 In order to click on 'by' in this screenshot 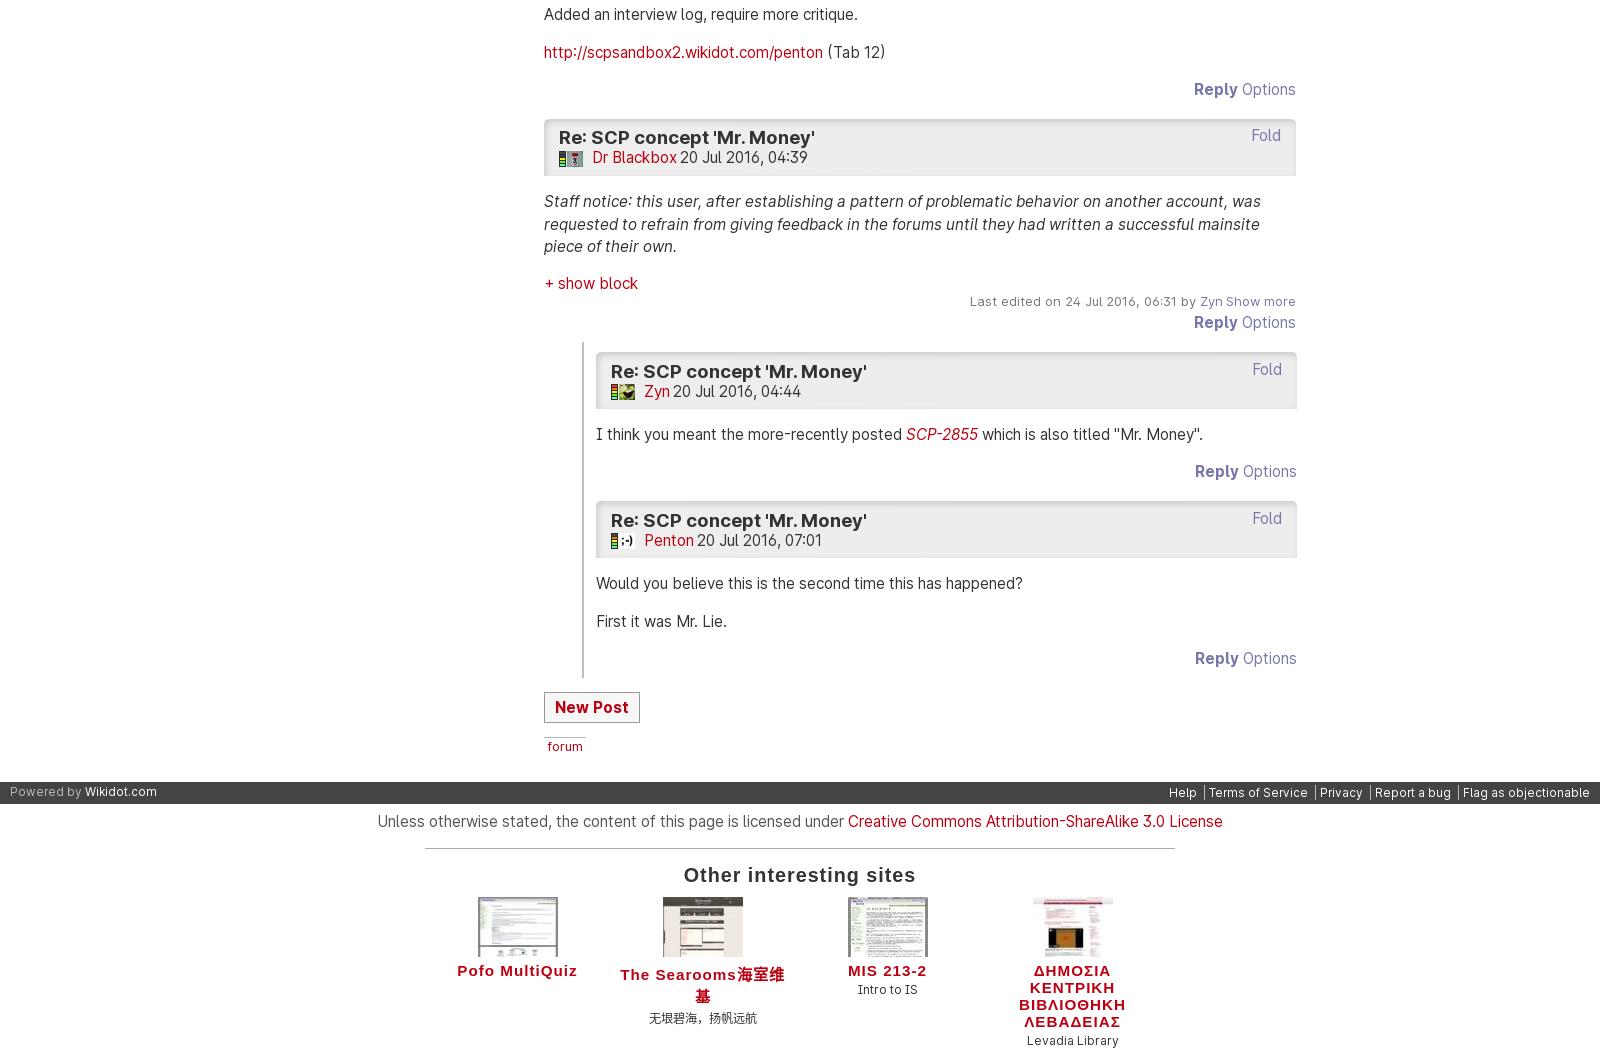, I will do `click(1188, 300)`.